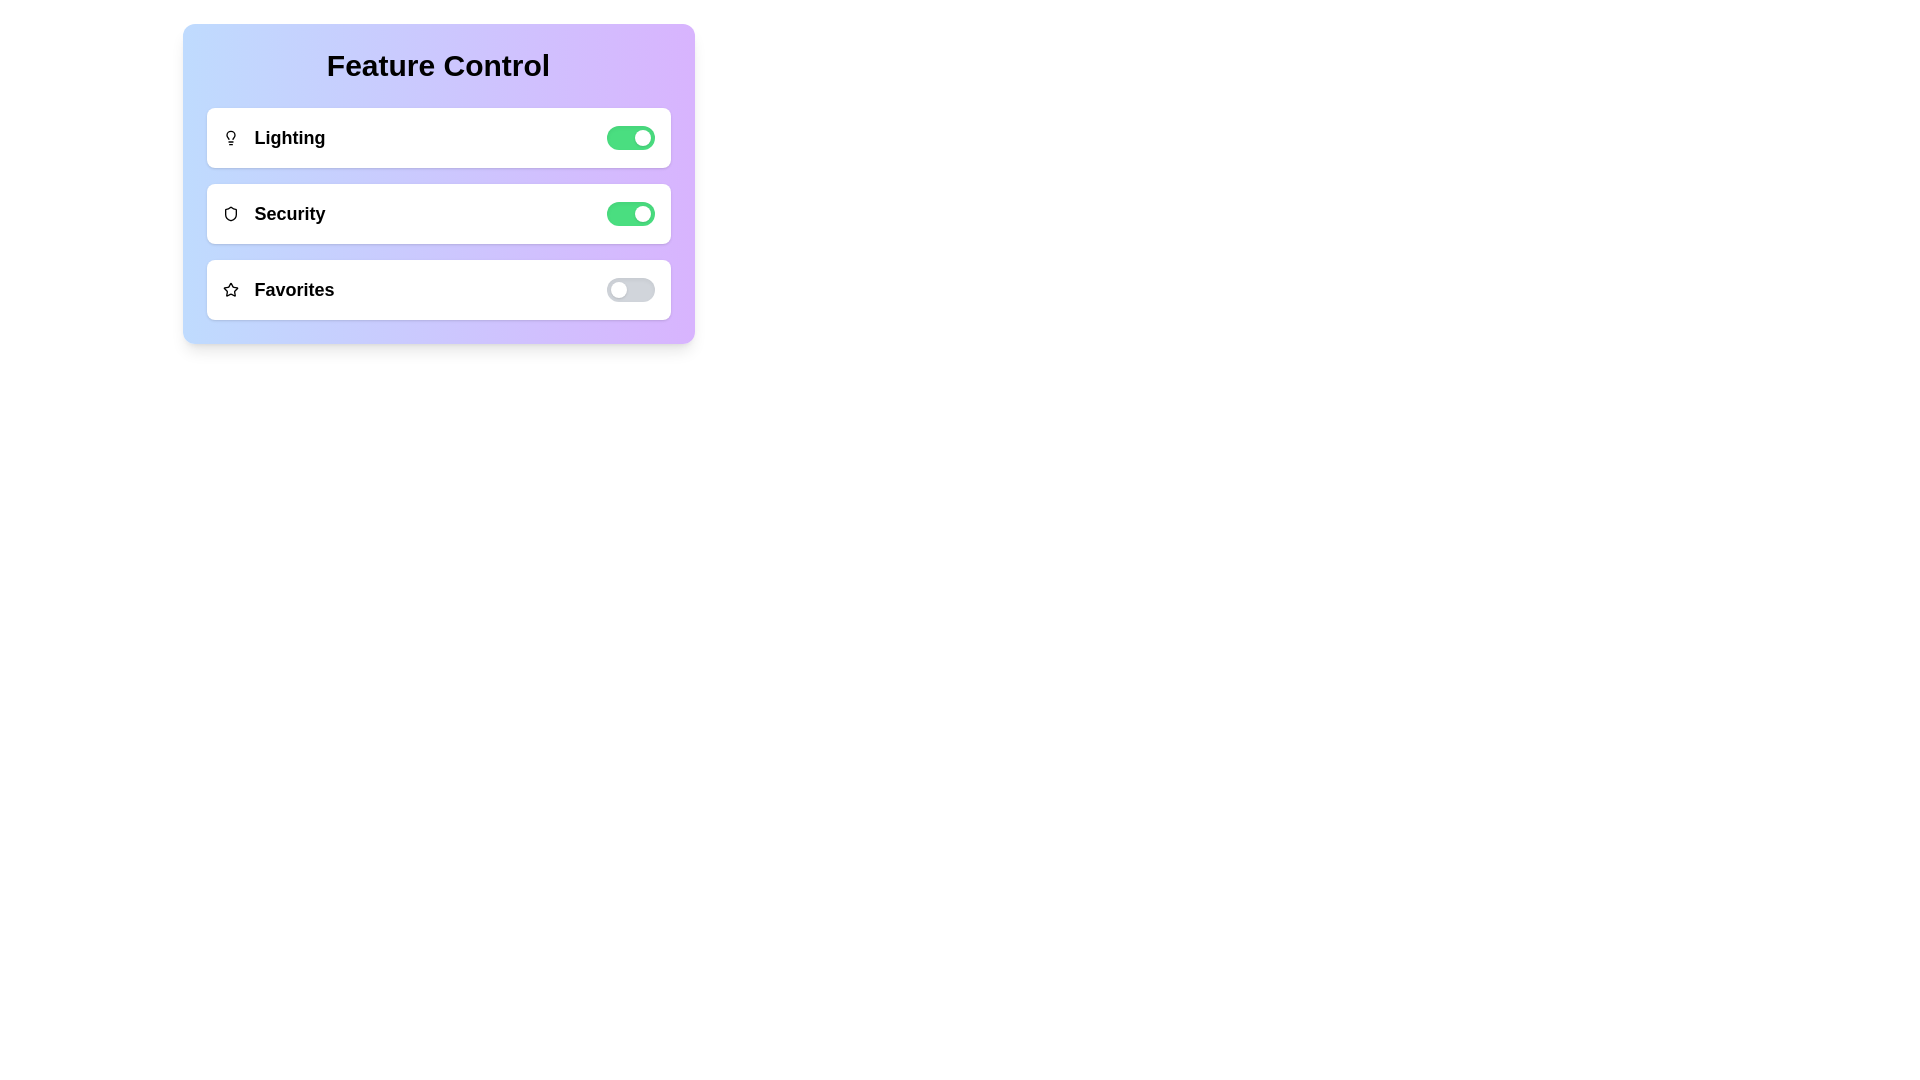 The height and width of the screenshot is (1080, 1920). Describe the element at coordinates (629, 137) in the screenshot. I see `toggle button for the lighting setting to change its state` at that location.